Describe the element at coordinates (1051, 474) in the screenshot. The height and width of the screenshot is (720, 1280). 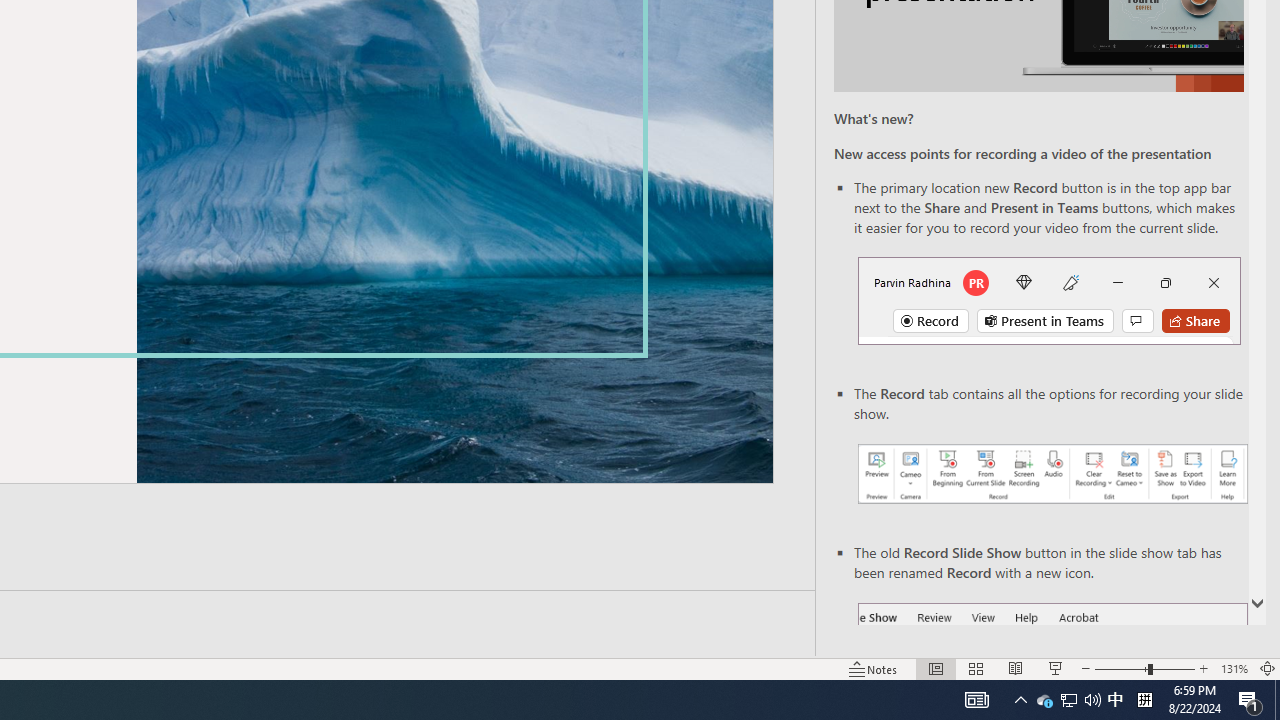
I see `'Record your presentations screenshot one'` at that location.